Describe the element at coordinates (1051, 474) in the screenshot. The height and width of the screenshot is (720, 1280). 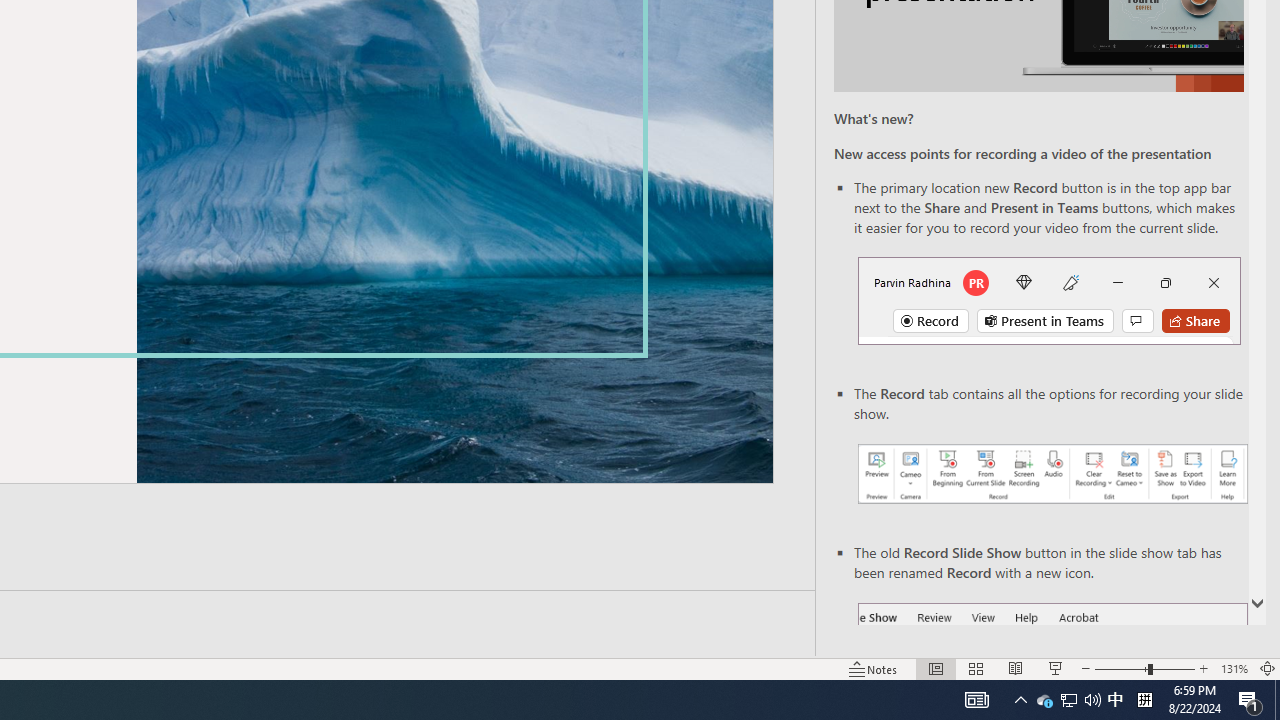
I see `'Record your presentations screenshot one'` at that location.